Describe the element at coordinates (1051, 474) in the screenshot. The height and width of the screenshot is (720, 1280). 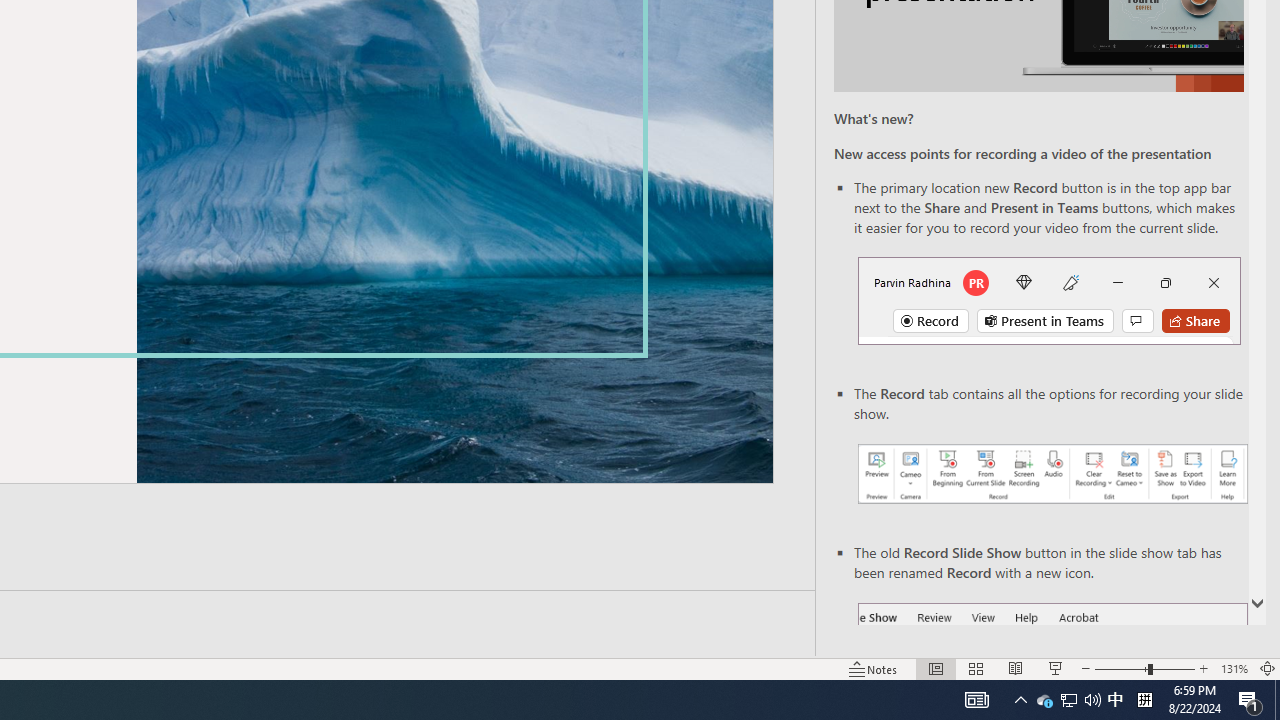
I see `'Record your presentations screenshot one'` at that location.